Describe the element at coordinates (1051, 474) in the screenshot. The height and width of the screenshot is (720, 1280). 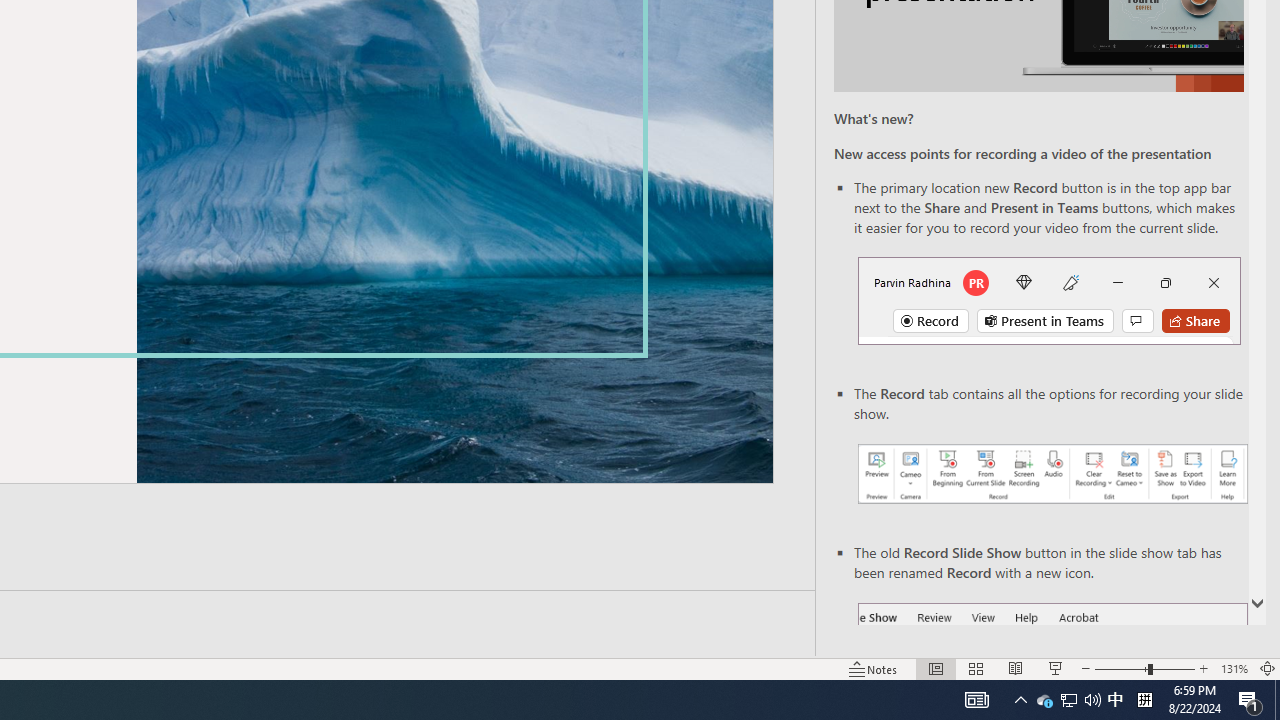
I see `'Record your presentations screenshot one'` at that location.